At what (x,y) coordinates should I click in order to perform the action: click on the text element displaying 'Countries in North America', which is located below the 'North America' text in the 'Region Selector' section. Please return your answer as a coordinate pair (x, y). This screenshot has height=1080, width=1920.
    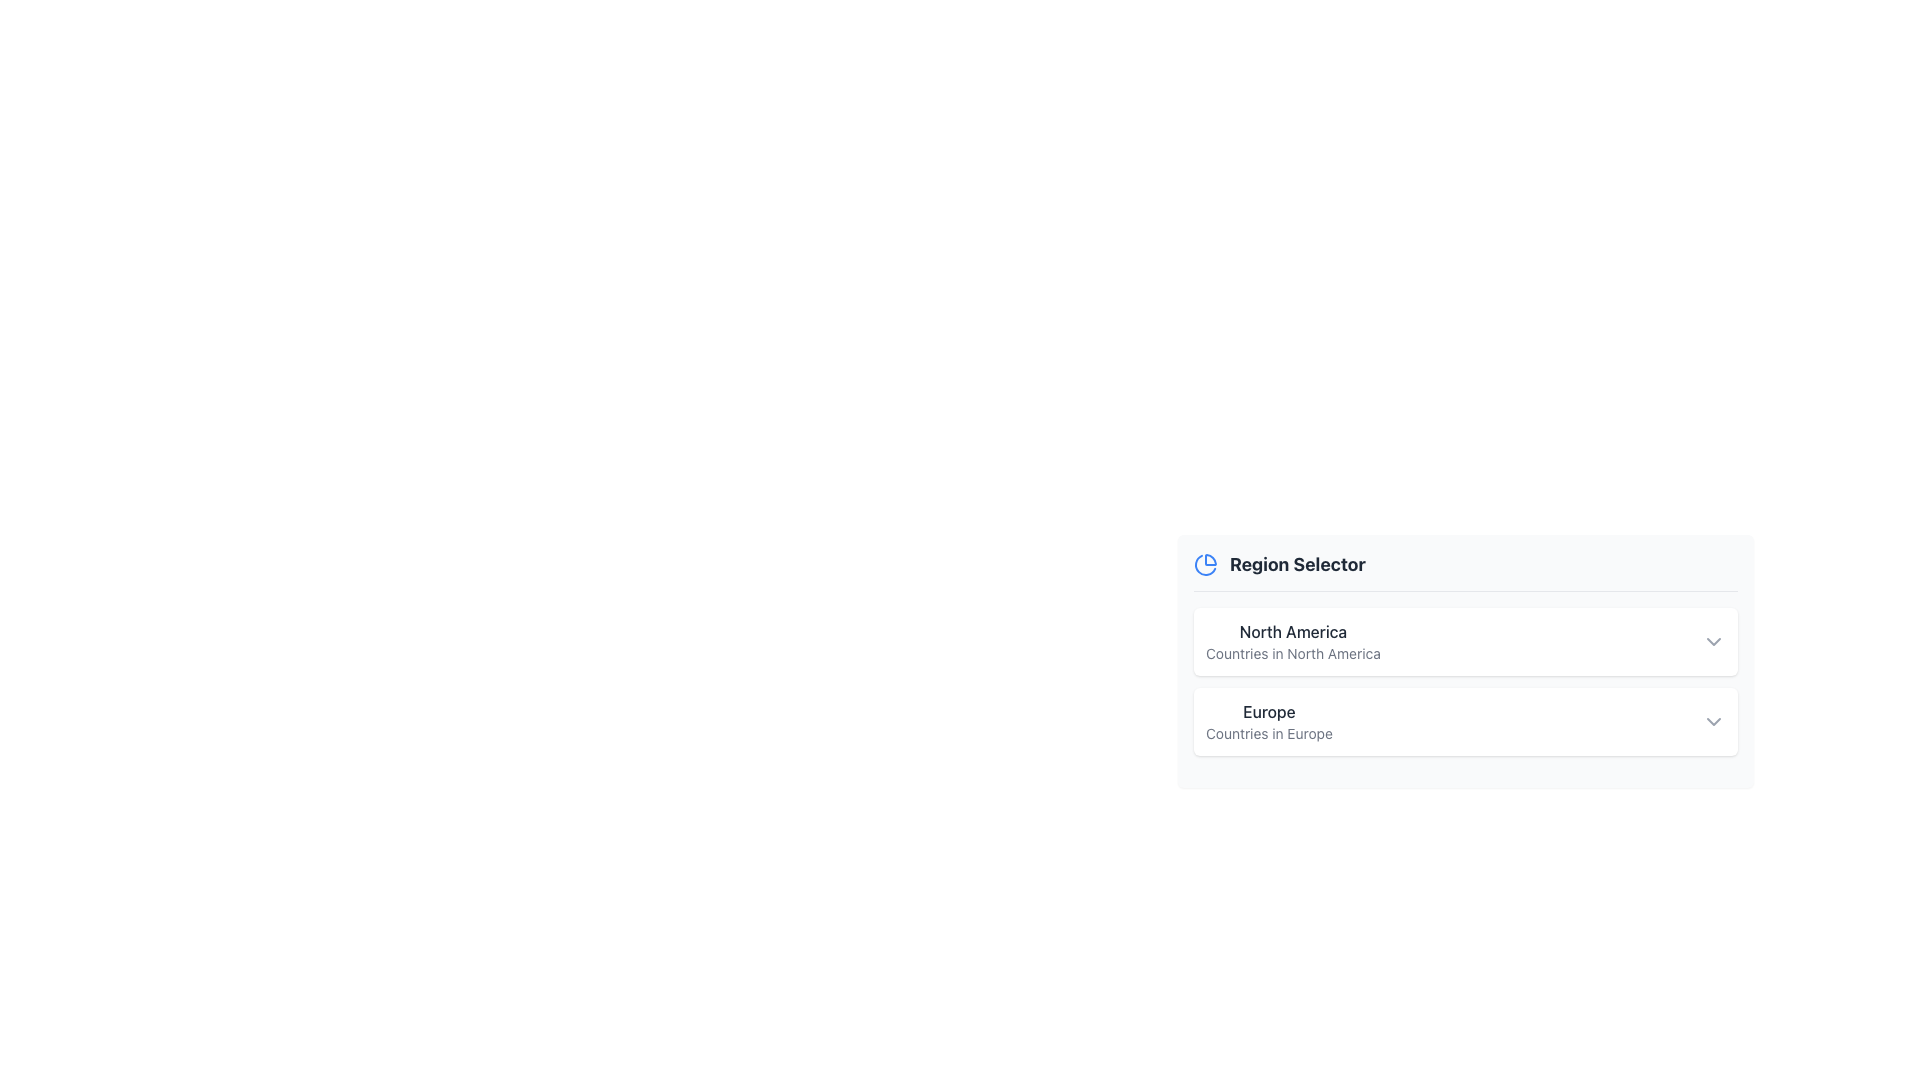
    Looking at the image, I should click on (1293, 654).